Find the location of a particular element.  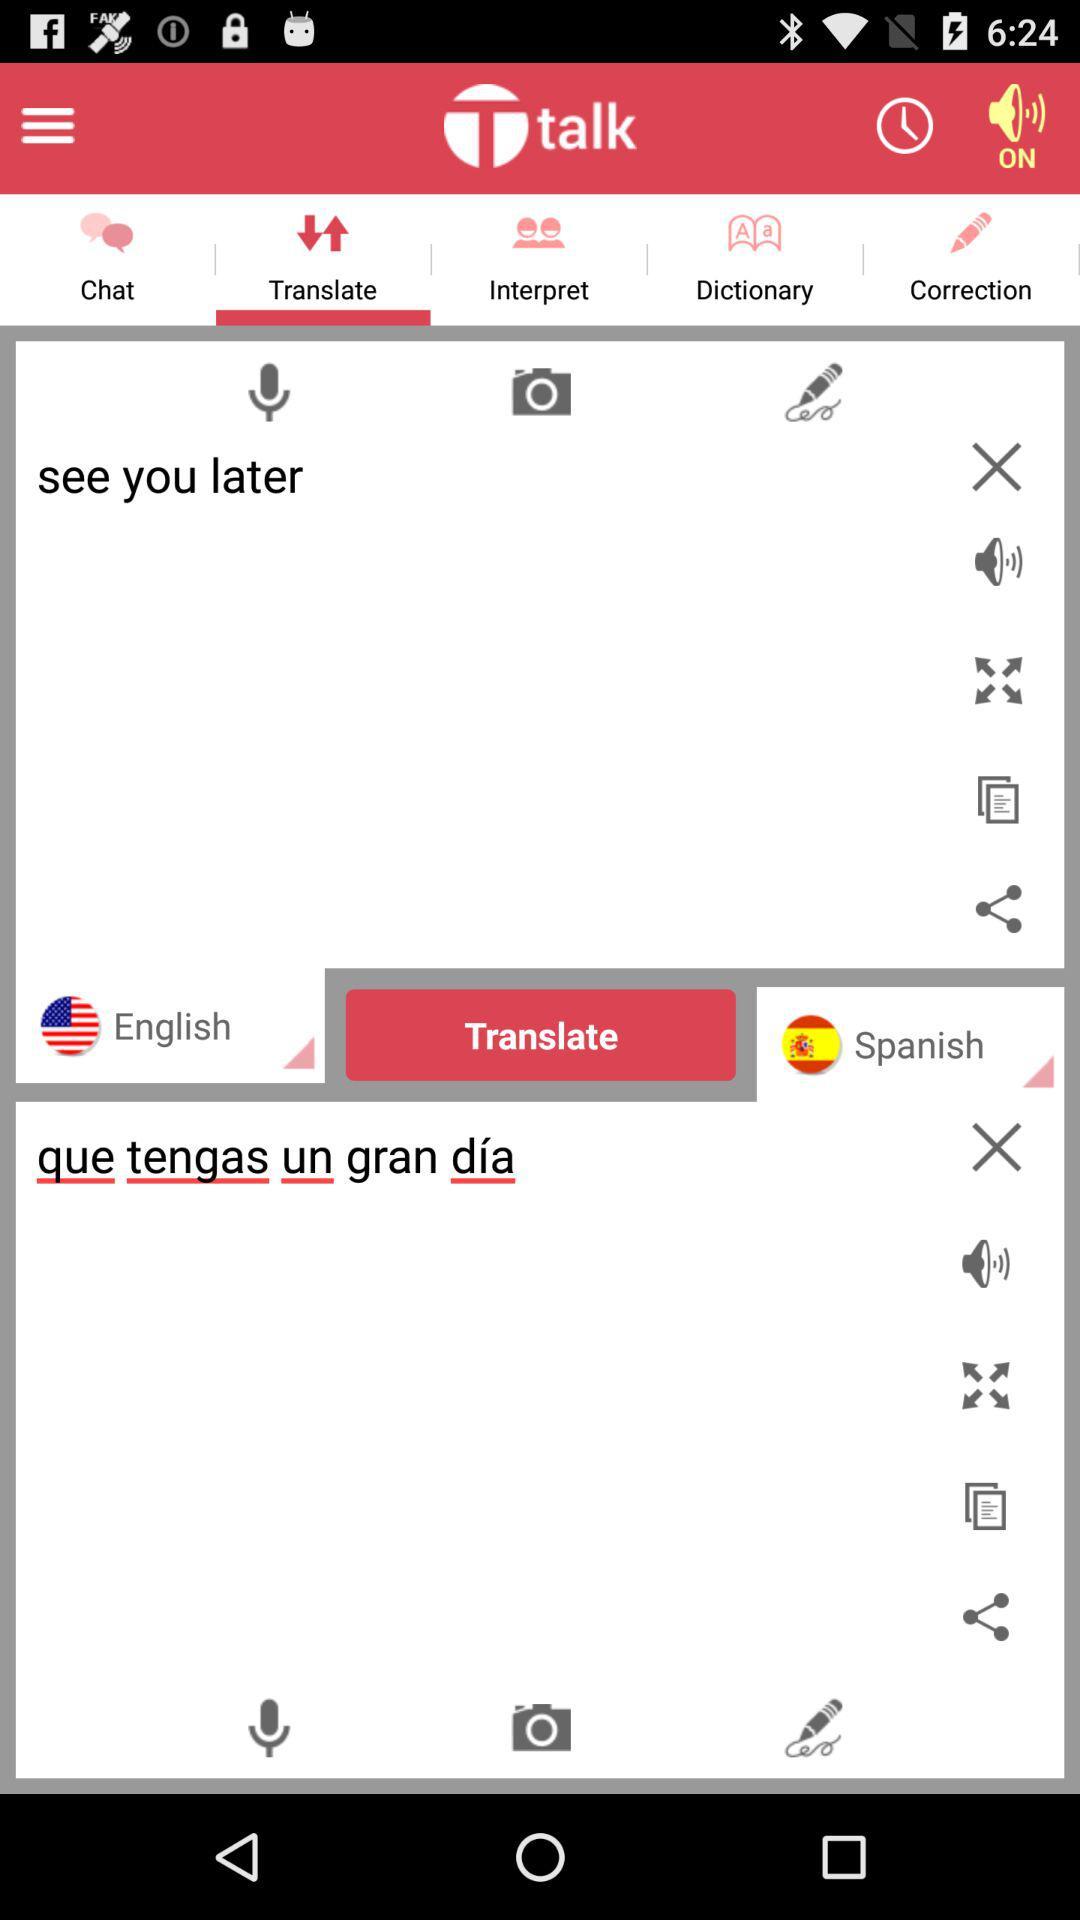

current page is located at coordinates (996, 1147).